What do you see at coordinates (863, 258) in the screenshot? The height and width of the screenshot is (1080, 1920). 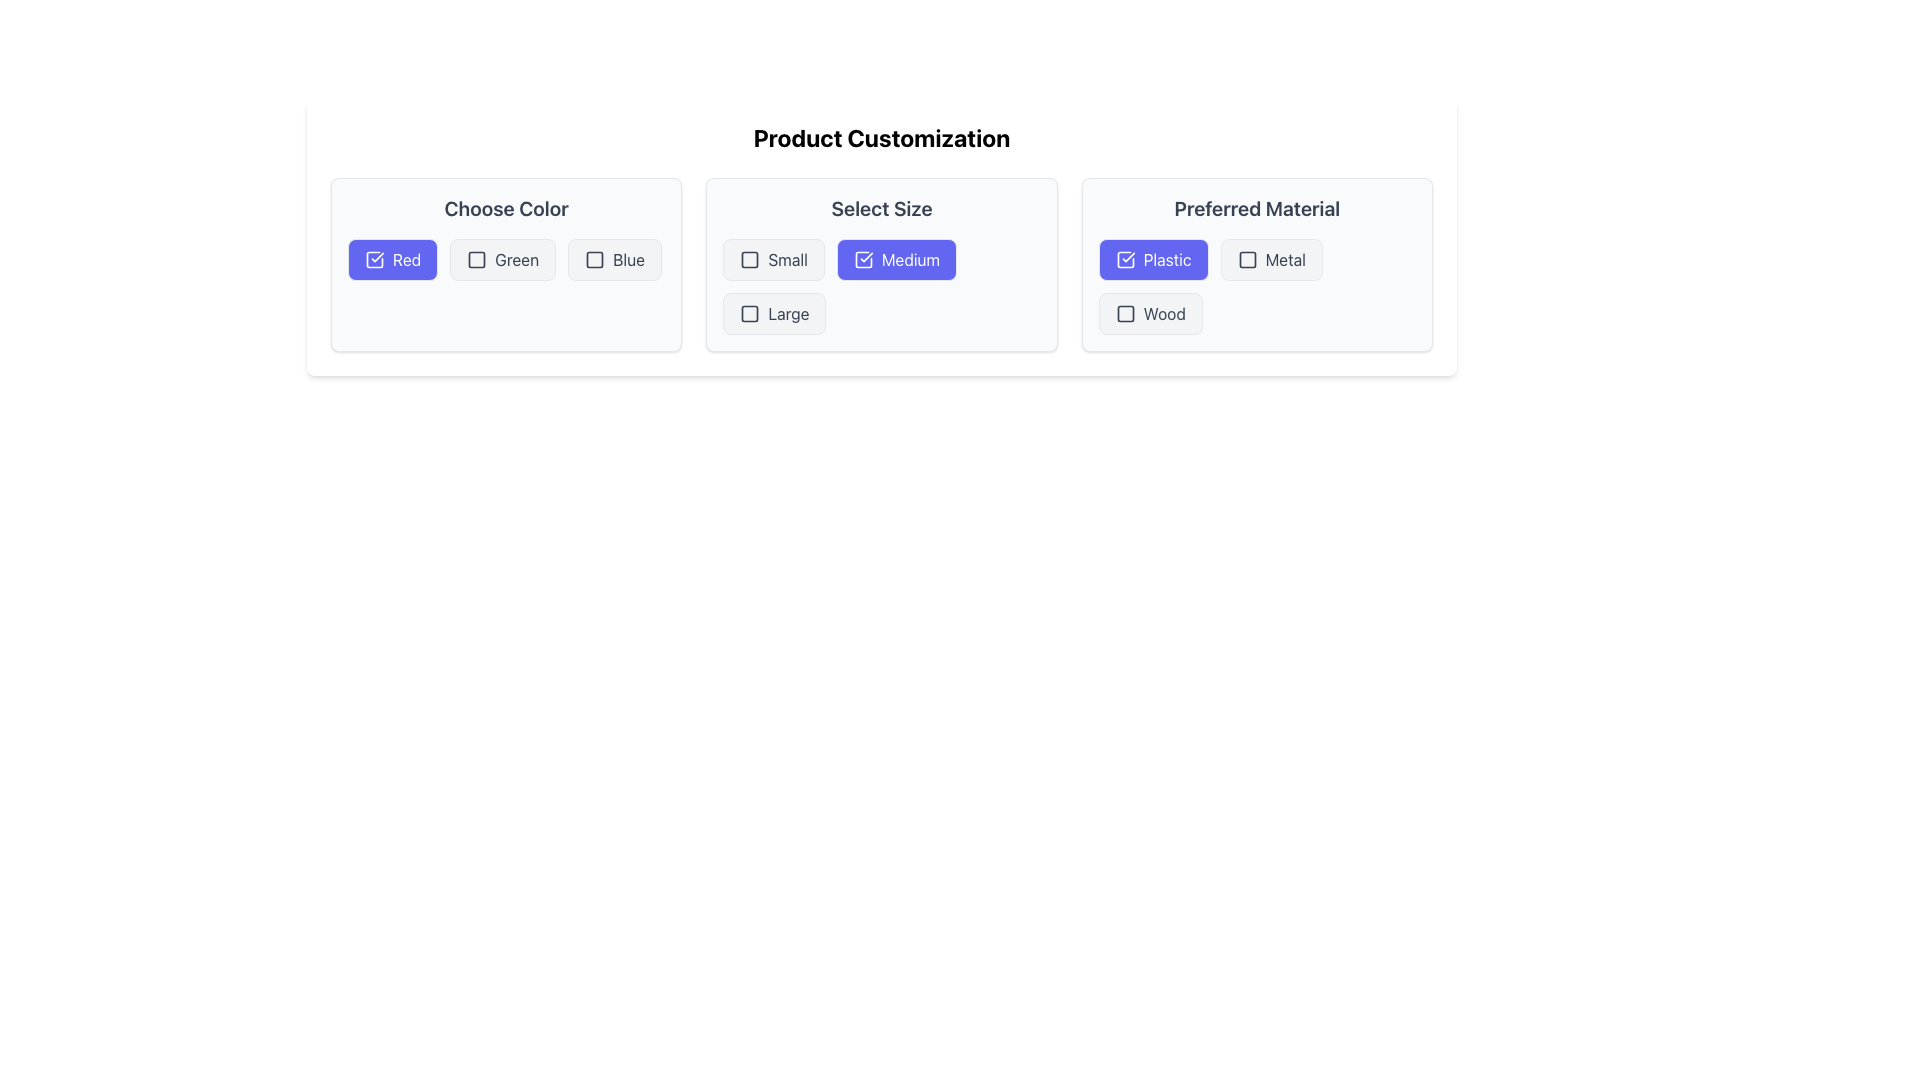 I see `the checkbox and tick icon within the 'Medium' button in the 'Select Size' section` at bounding box center [863, 258].